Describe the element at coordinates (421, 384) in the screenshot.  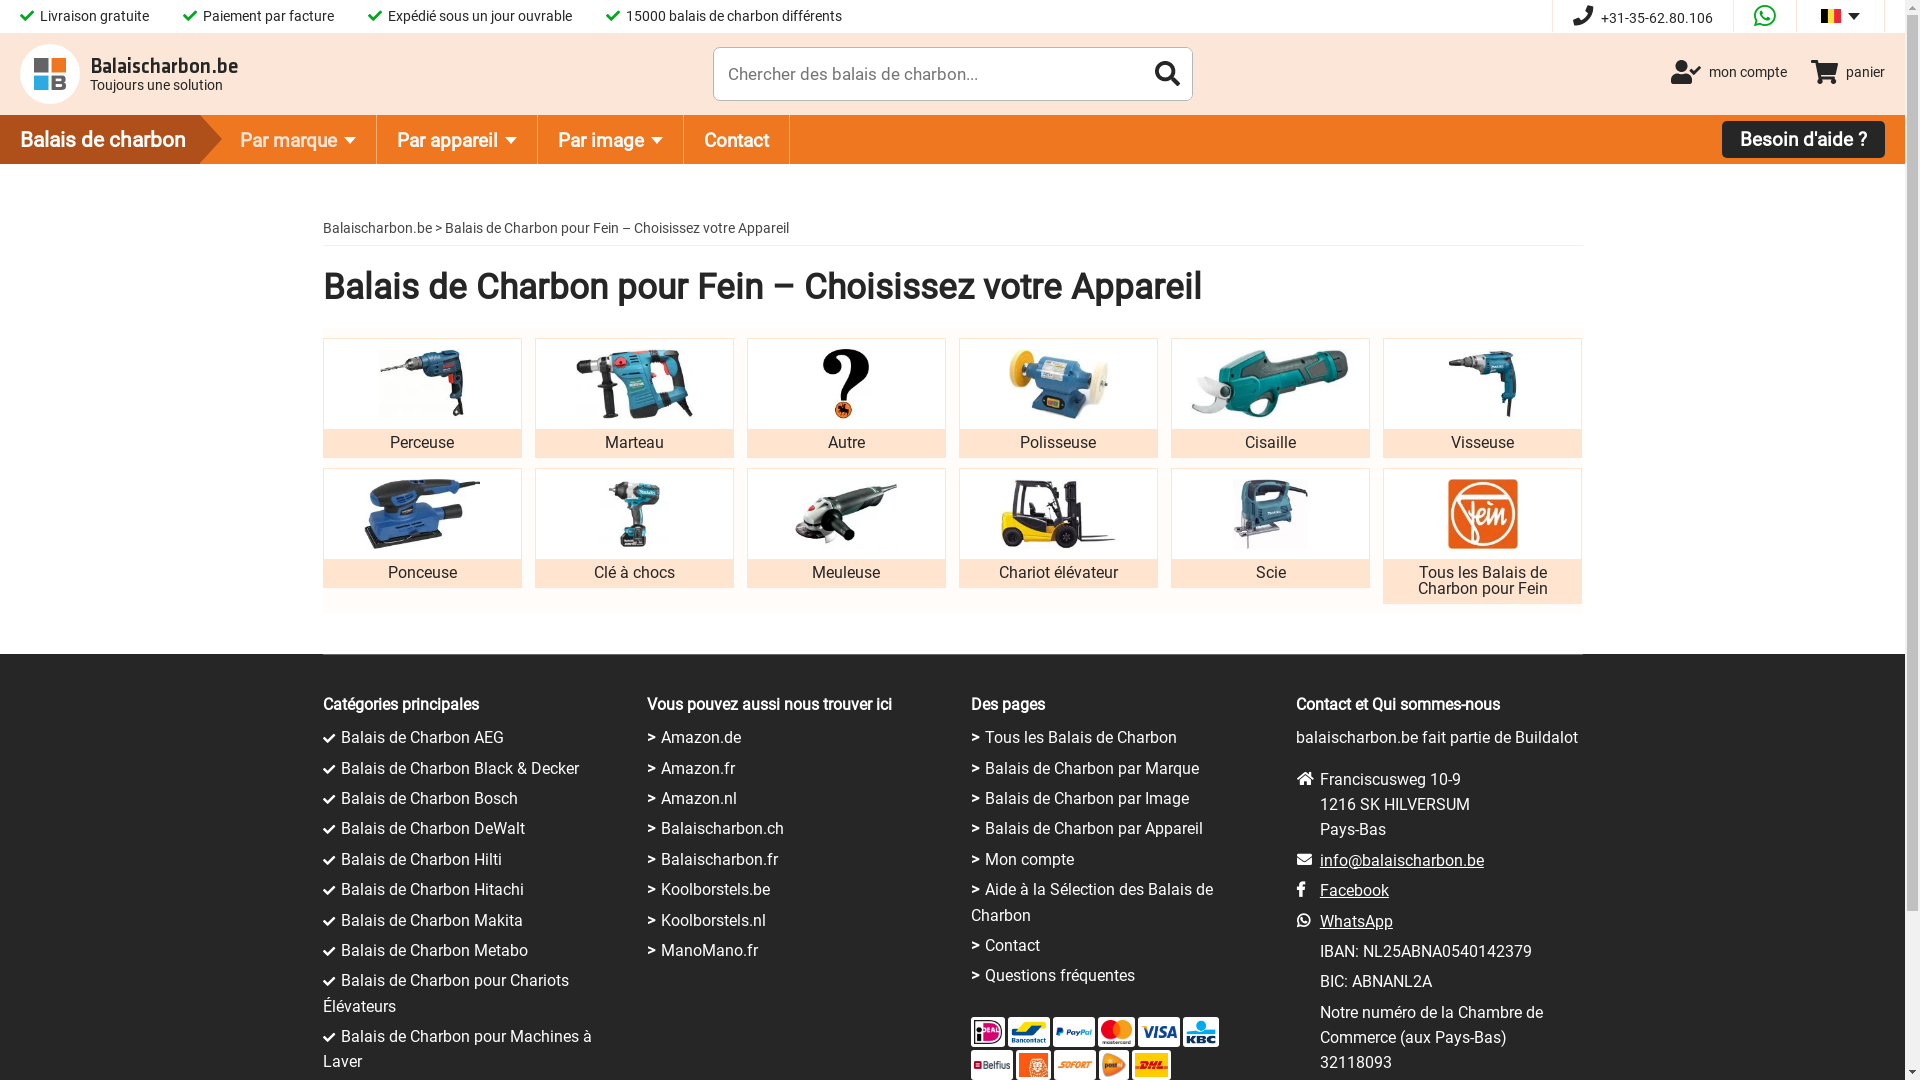
I see `'perceuse'` at that location.